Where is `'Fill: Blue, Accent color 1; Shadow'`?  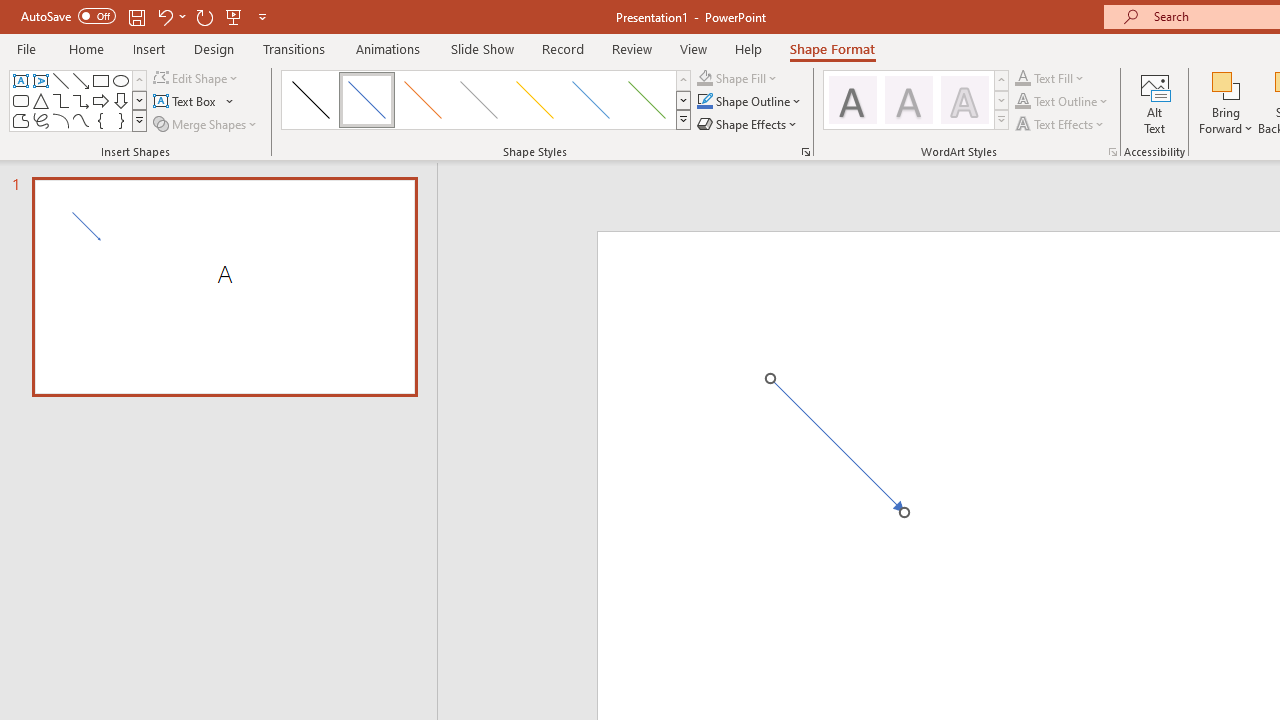 'Fill: Blue, Accent color 1; Shadow' is located at coordinates (907, 100).